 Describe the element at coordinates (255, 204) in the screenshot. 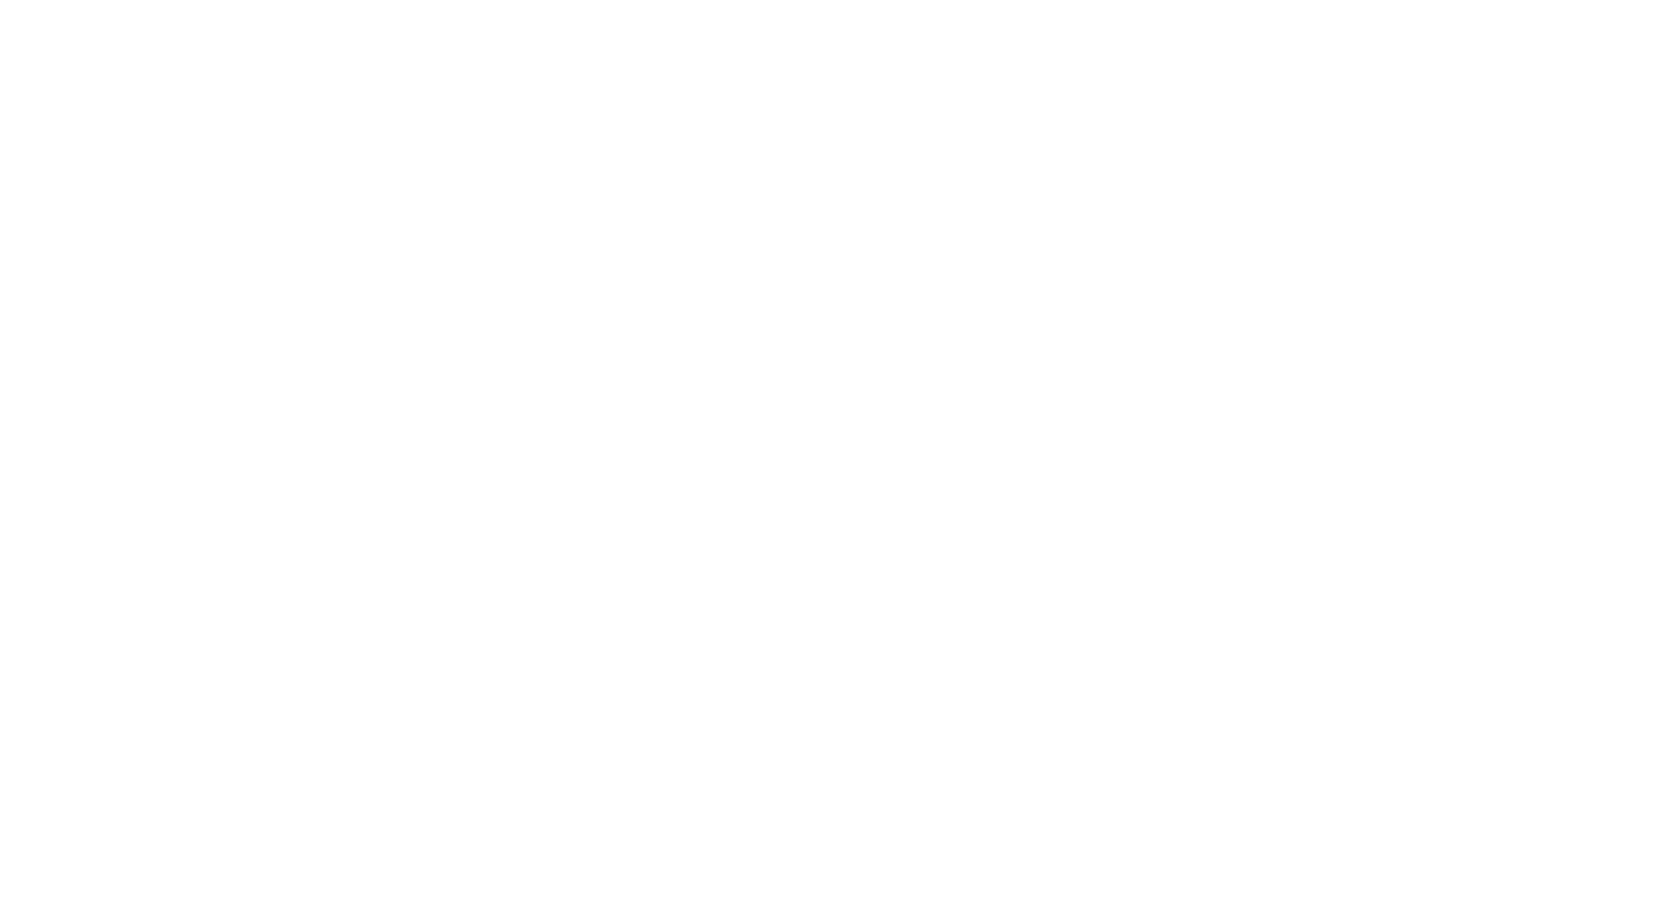

I see `'ALBUQUERQUE, N.M. (KRQE) - The first ever LimFlow procedure in the Western United States, was performed at'` at that location.